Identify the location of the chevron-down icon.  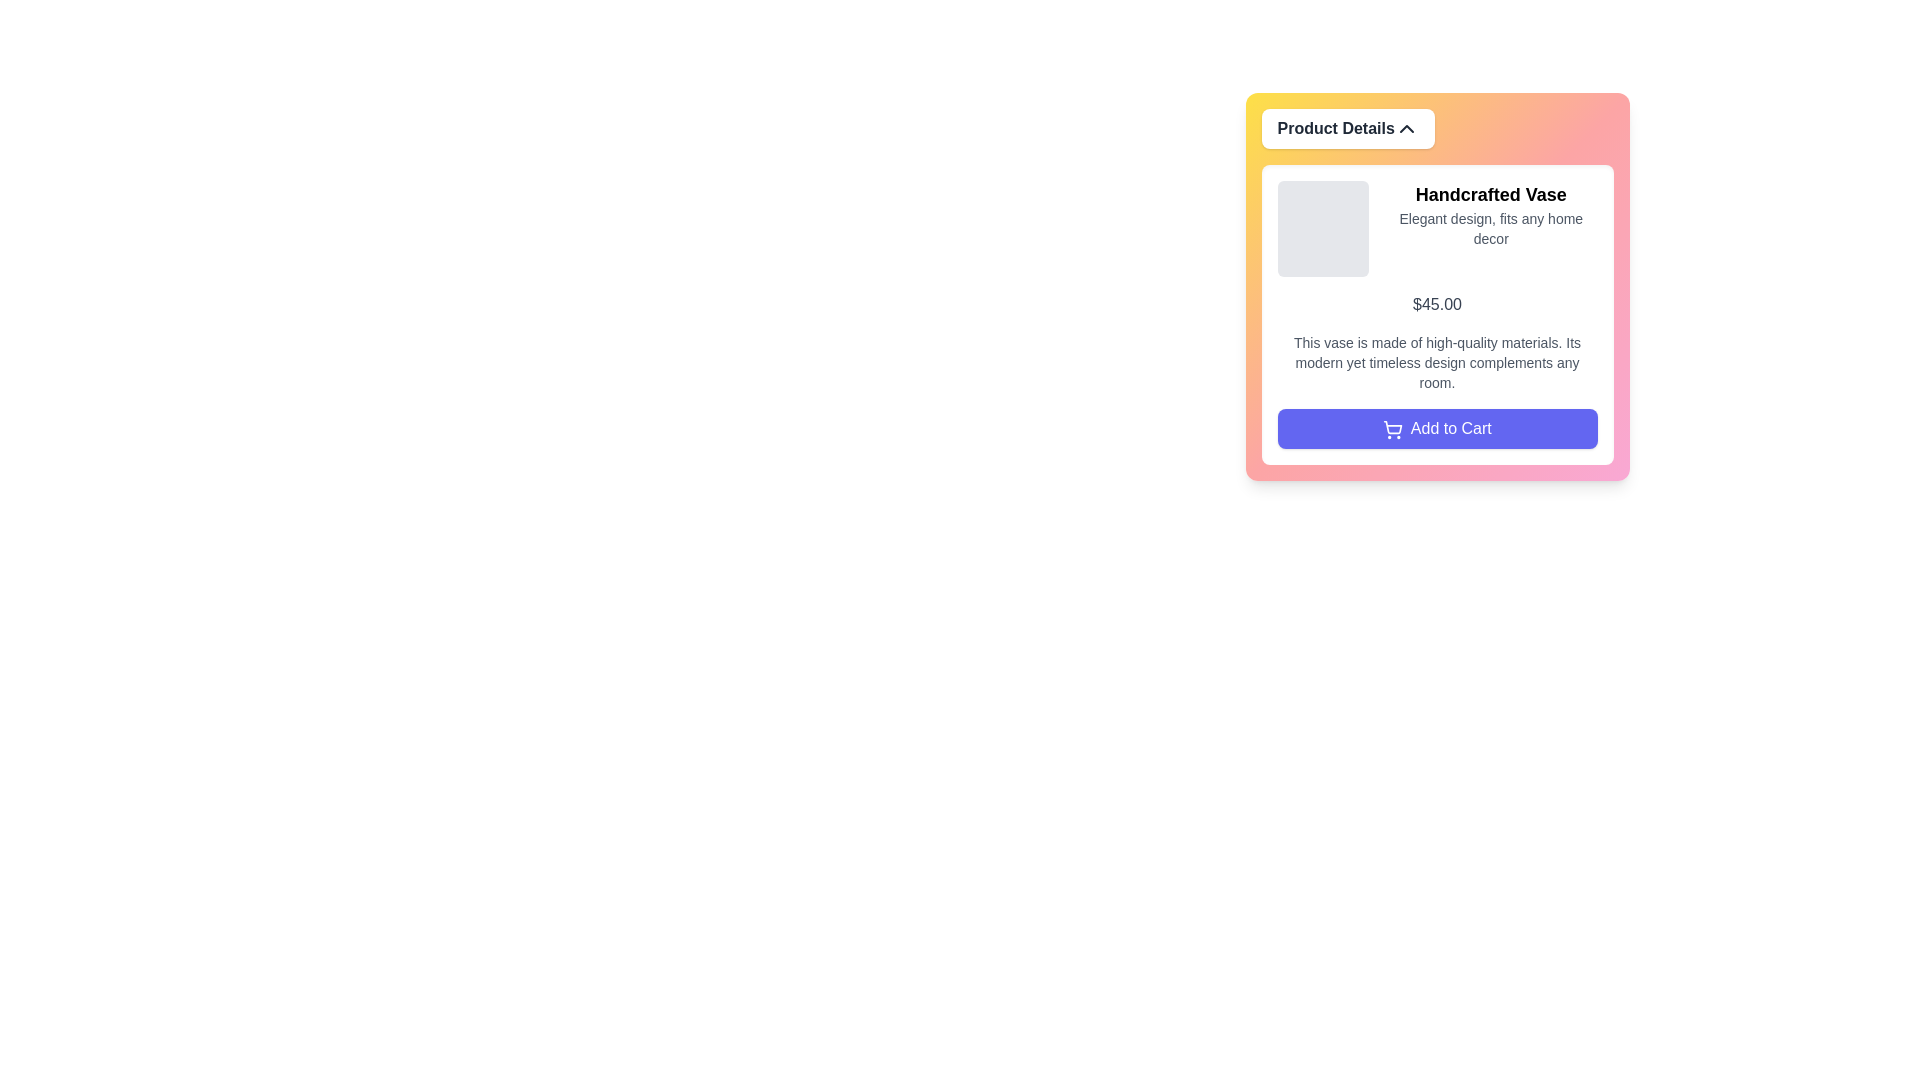
(1405, 128).